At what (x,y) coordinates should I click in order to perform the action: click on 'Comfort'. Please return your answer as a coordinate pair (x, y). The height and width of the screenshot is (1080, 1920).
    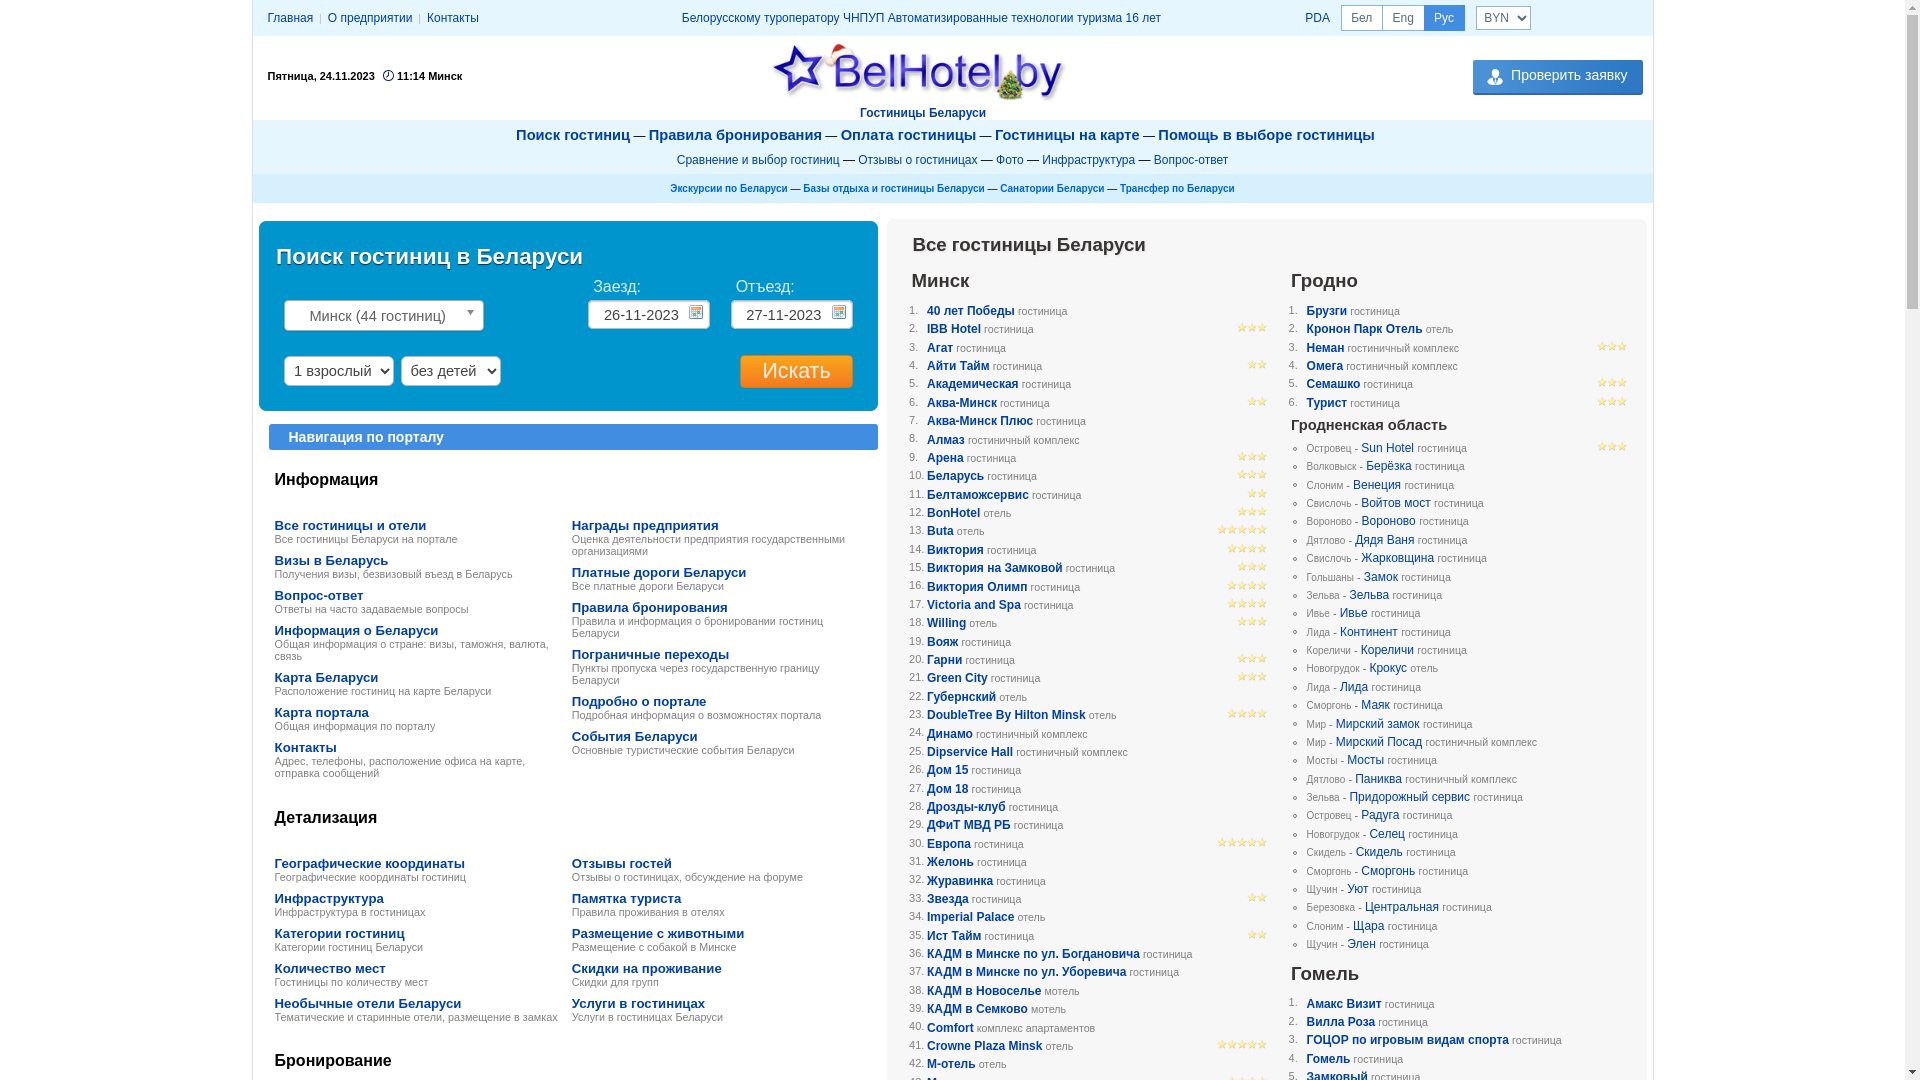
    Looking at the image, I should click on (949, 1028).